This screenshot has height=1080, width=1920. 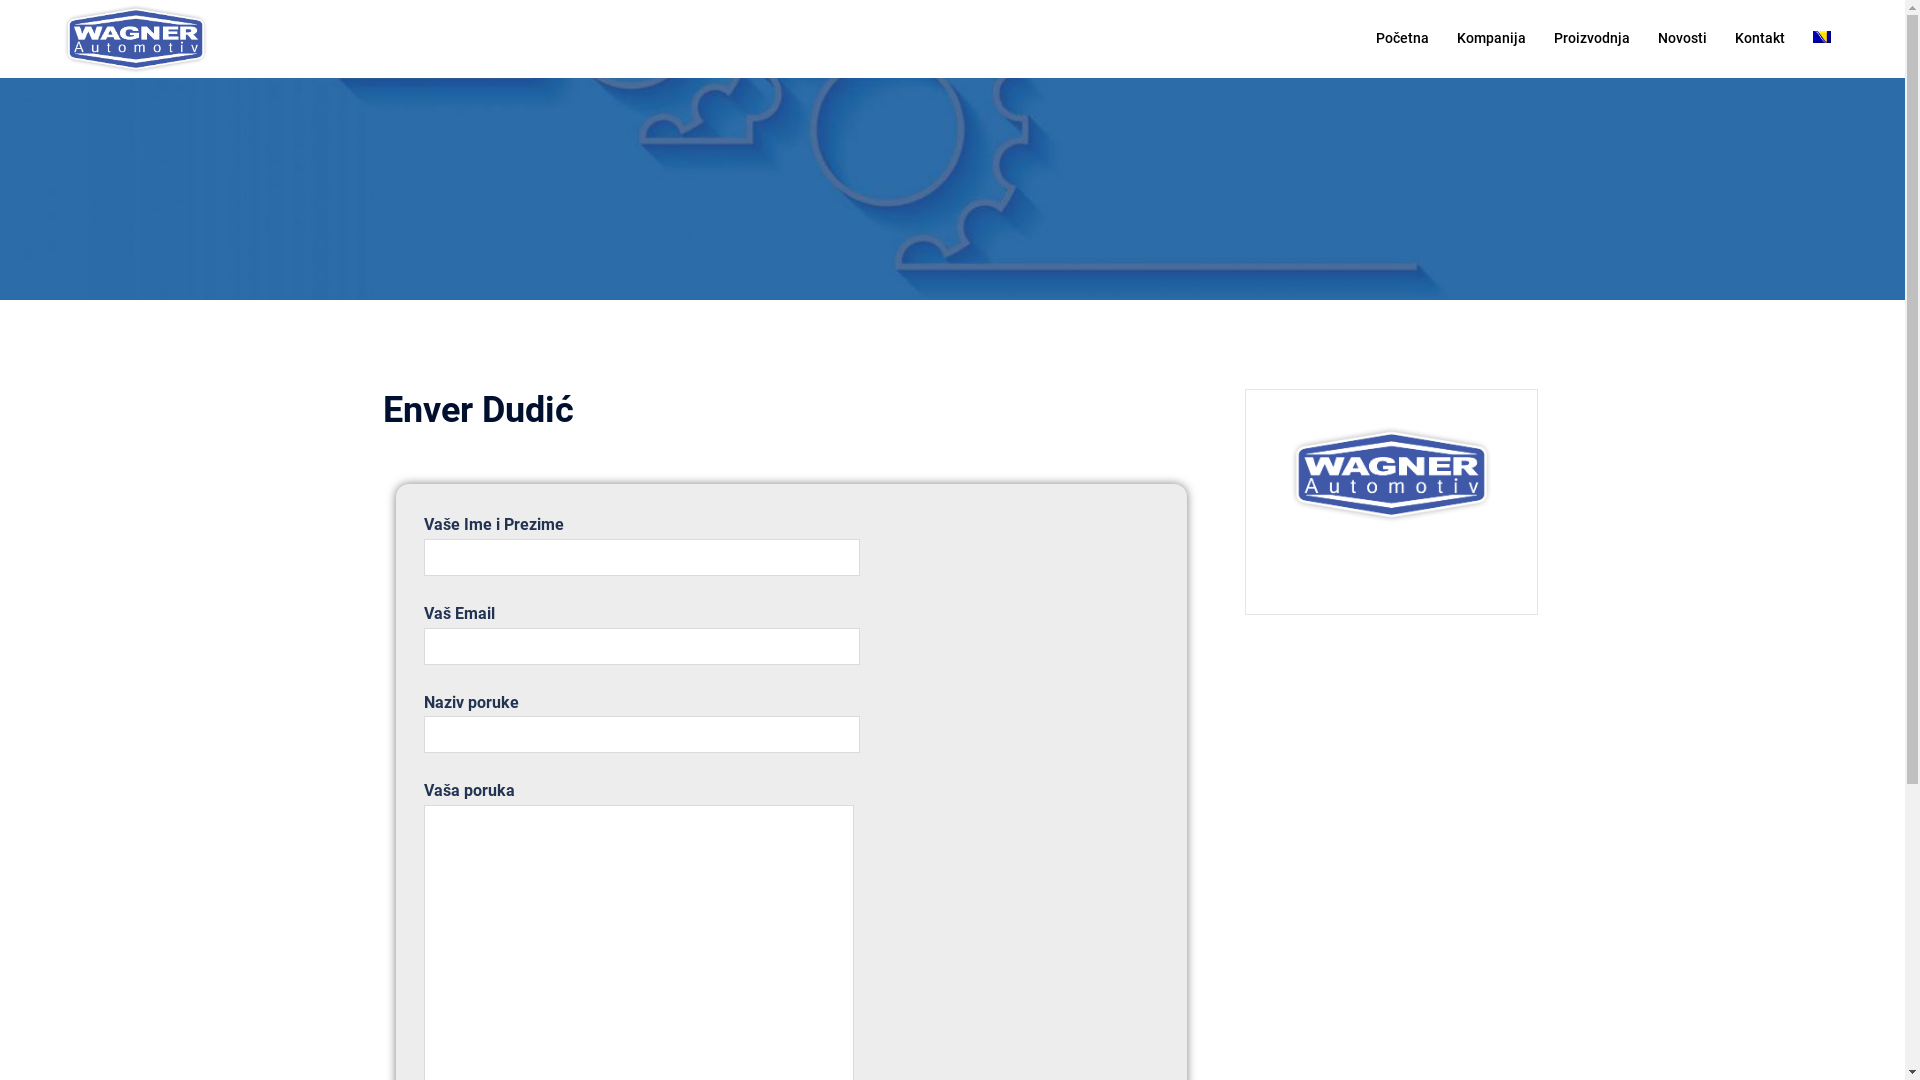 I want to click on 'Kompanija', so click(x=1457, y=38).